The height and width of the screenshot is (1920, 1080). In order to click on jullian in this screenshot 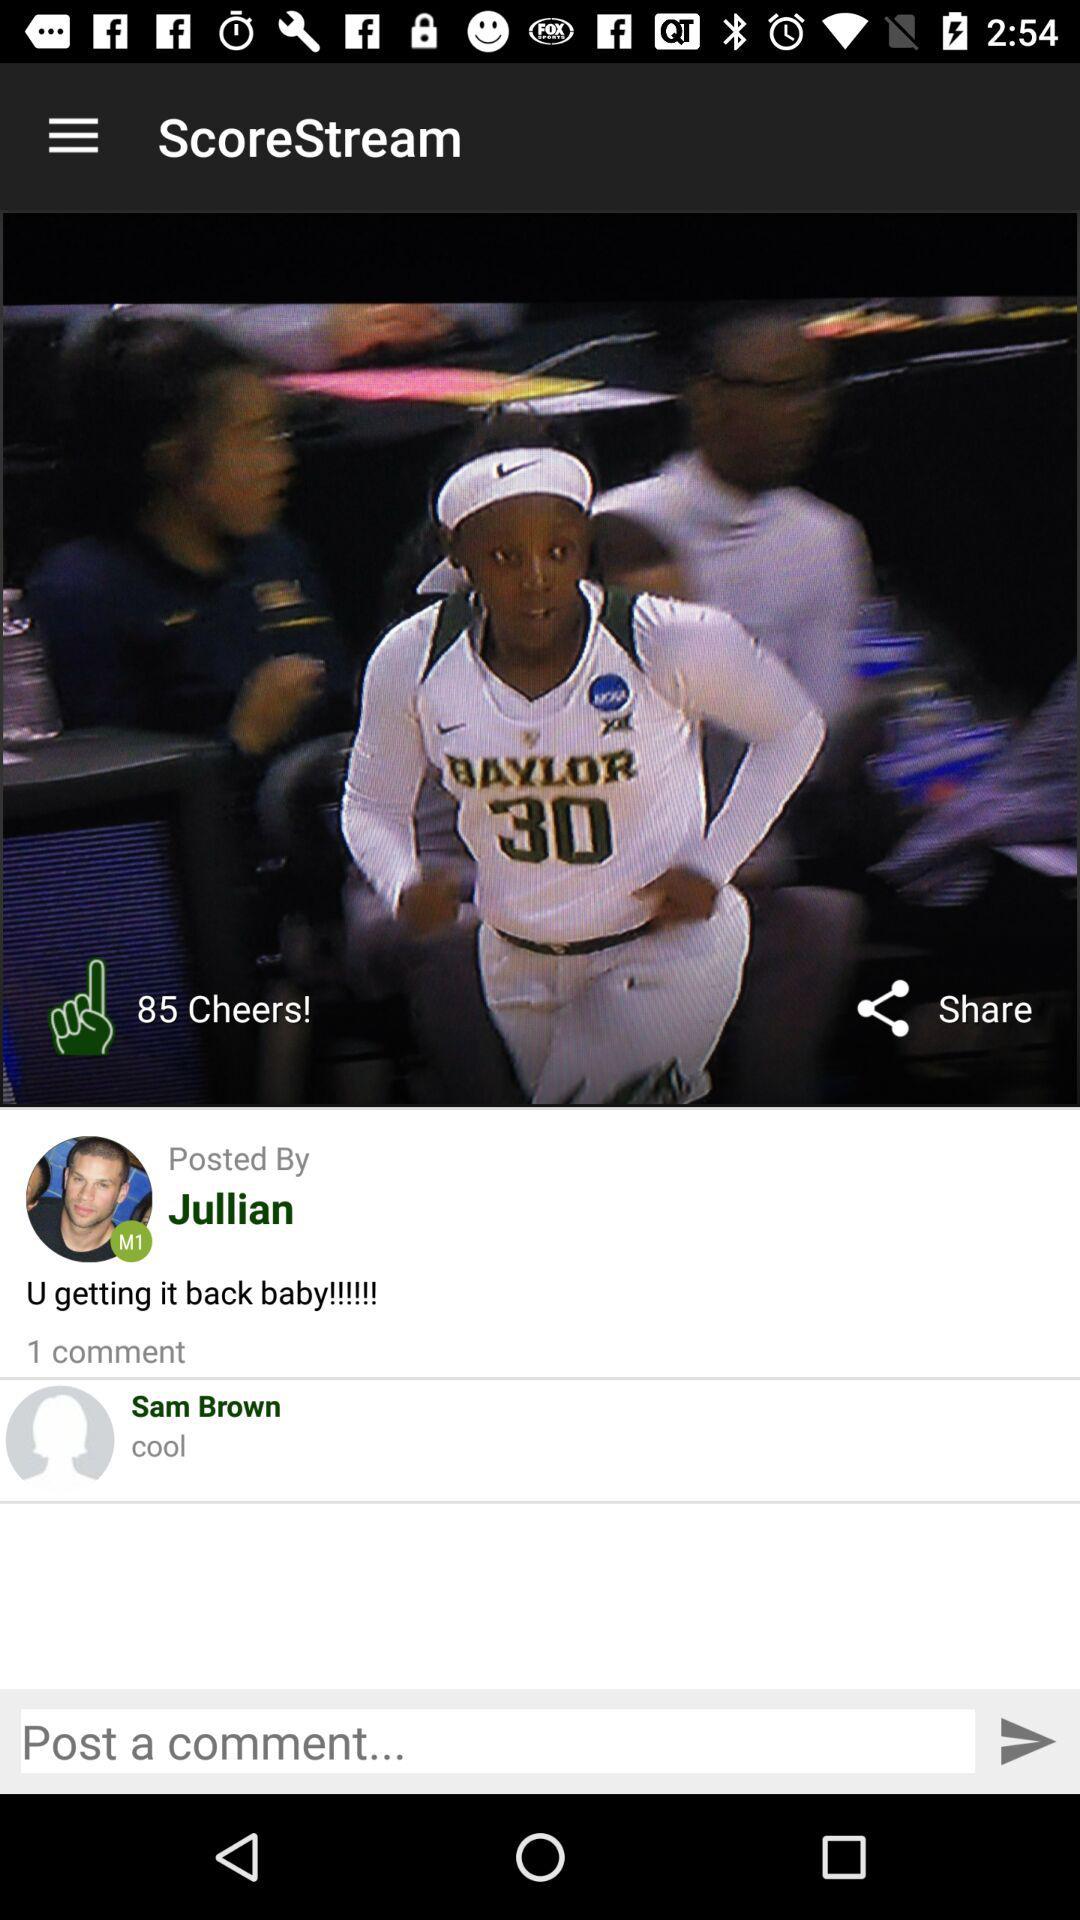, I will do `click(230, 1206)`.